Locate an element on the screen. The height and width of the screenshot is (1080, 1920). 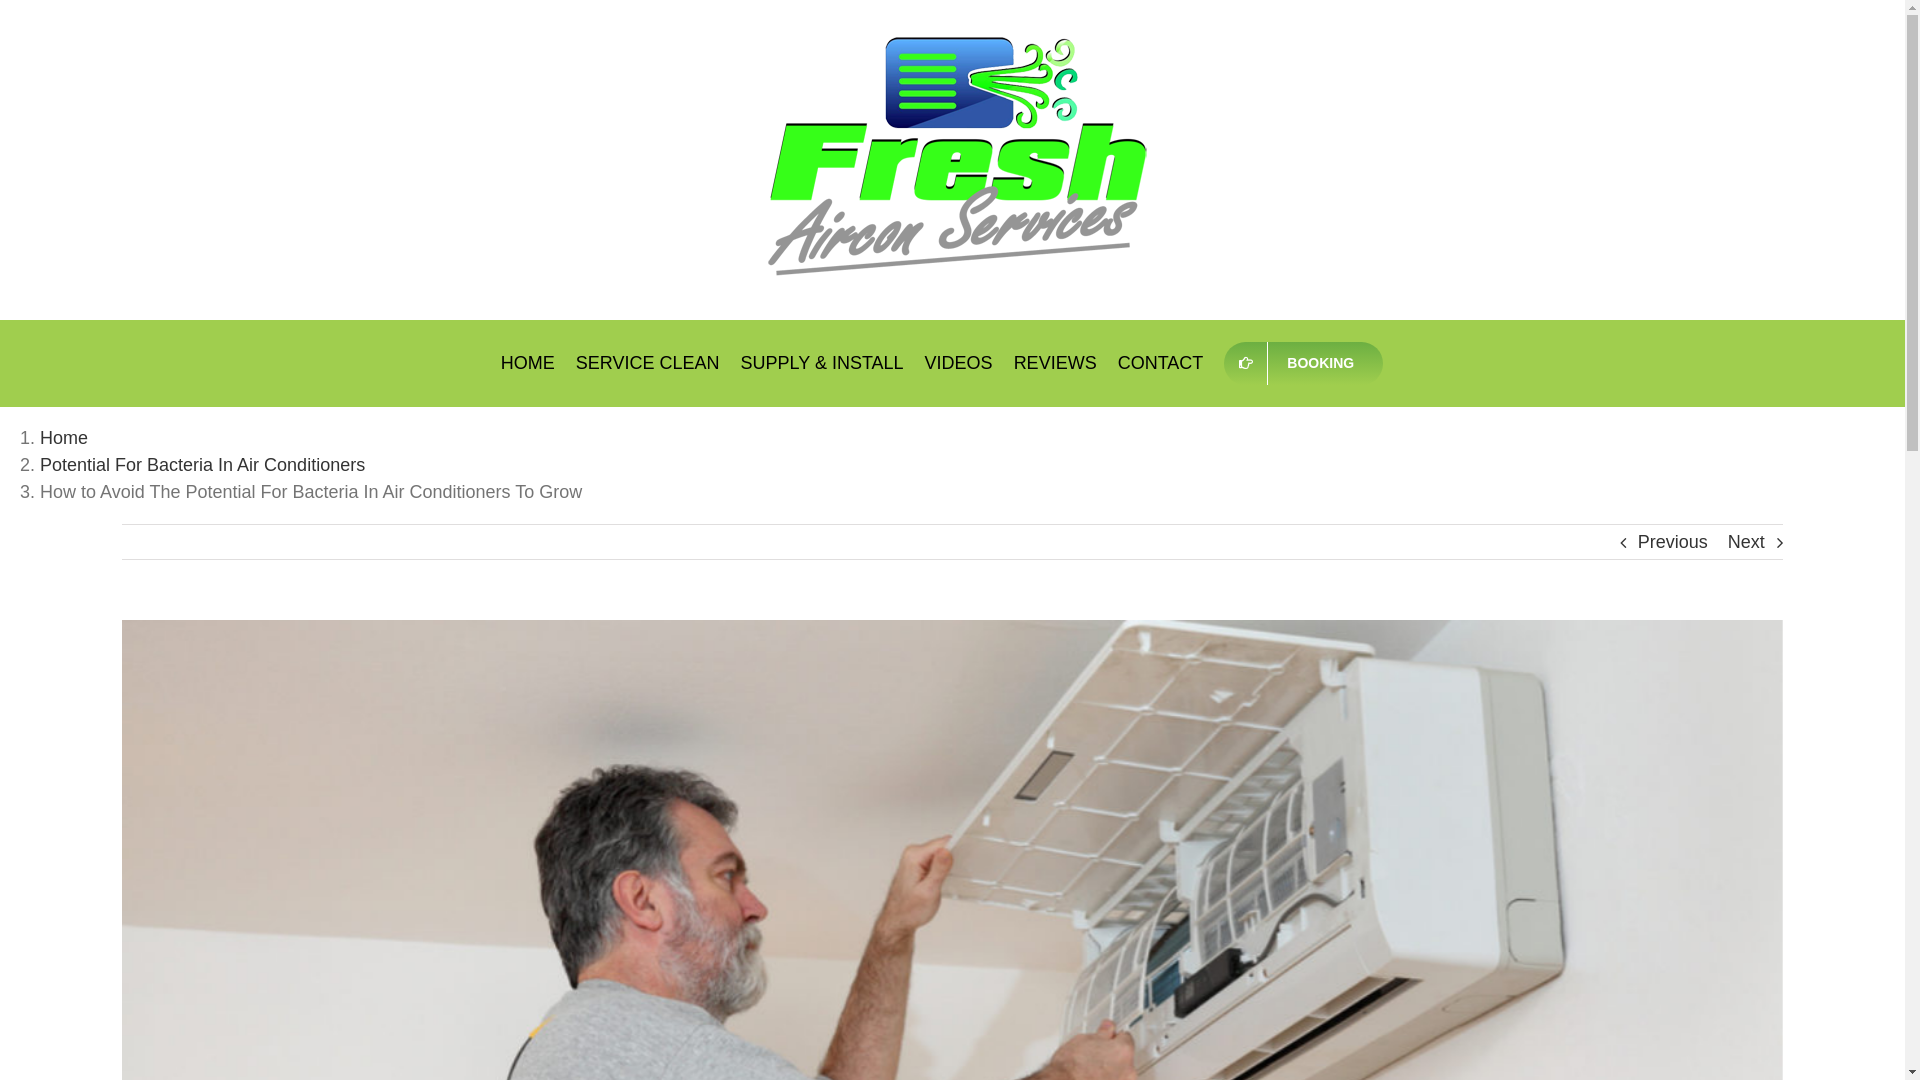
'SUPPLY & INSTALL' is located at coordinates (739, 362).